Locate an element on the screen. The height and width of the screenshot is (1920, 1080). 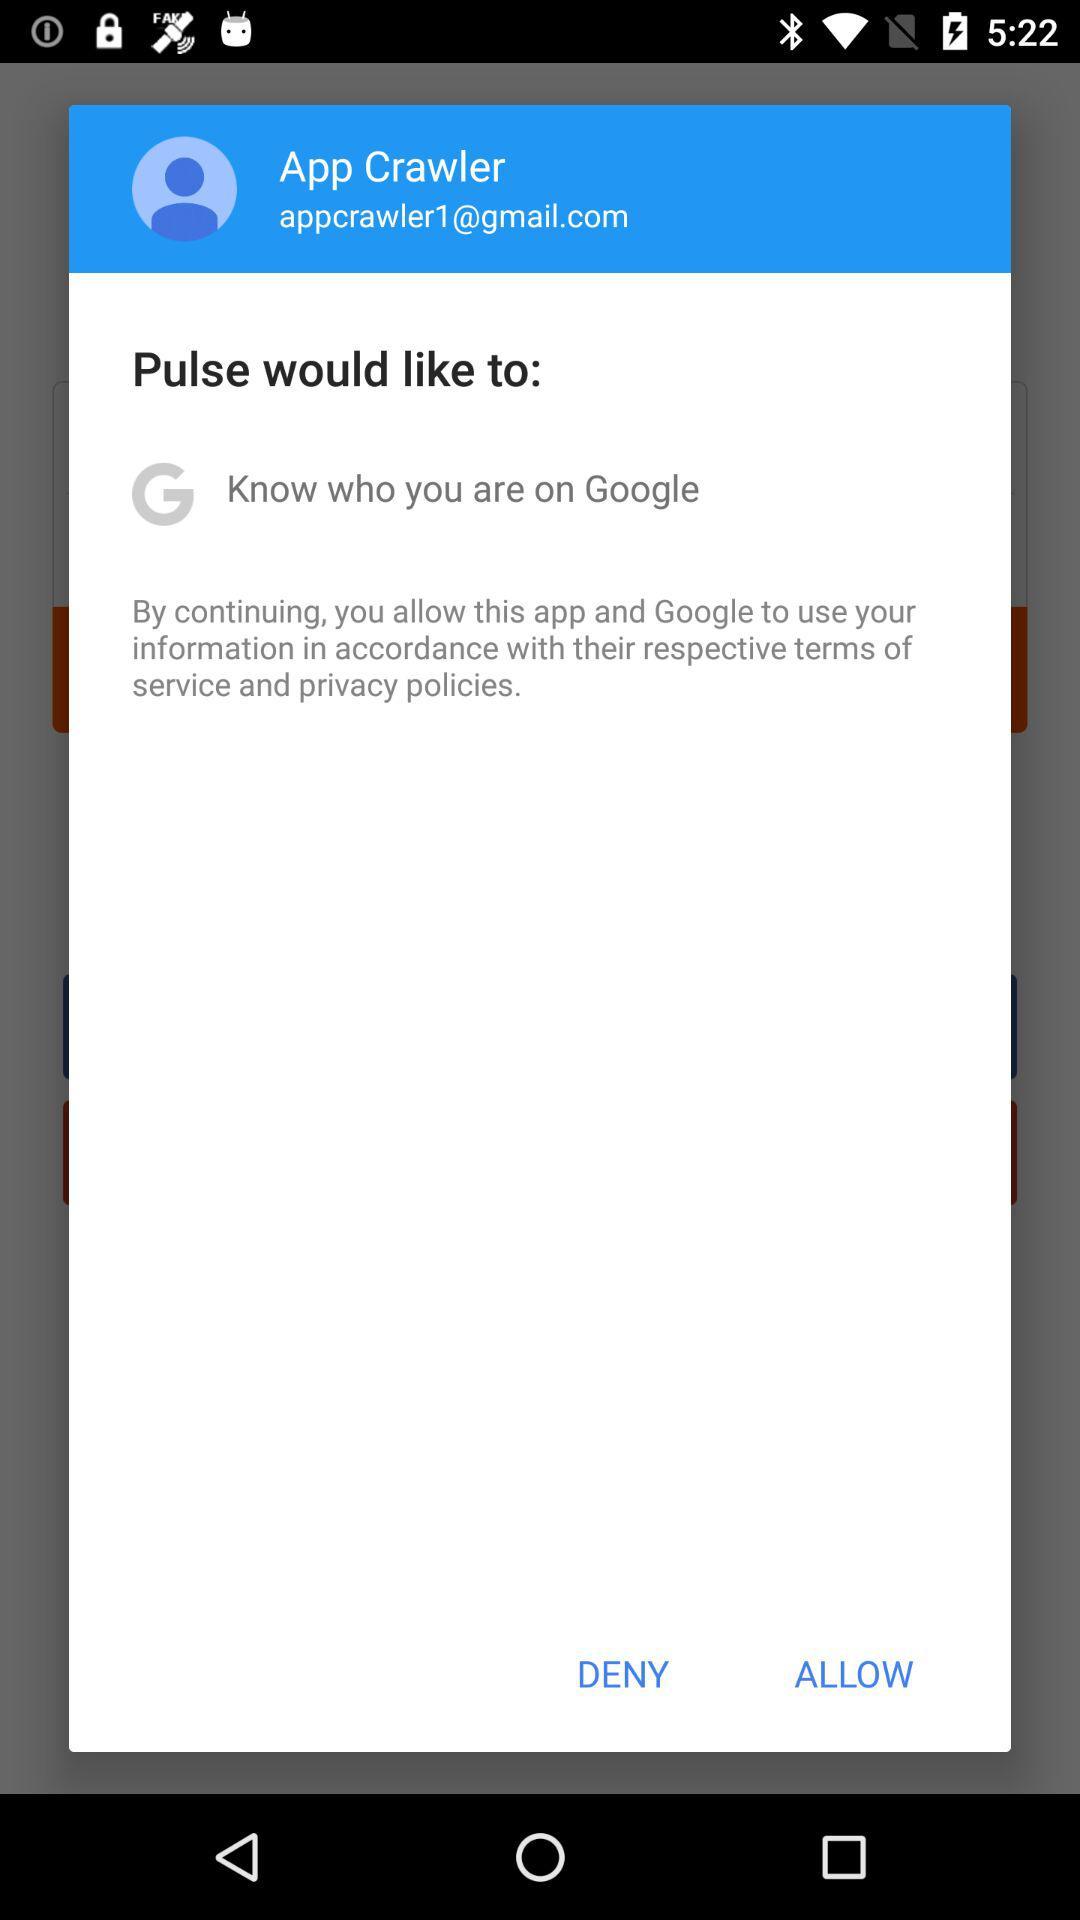
app crawler item is located at coordinates (392, 164).